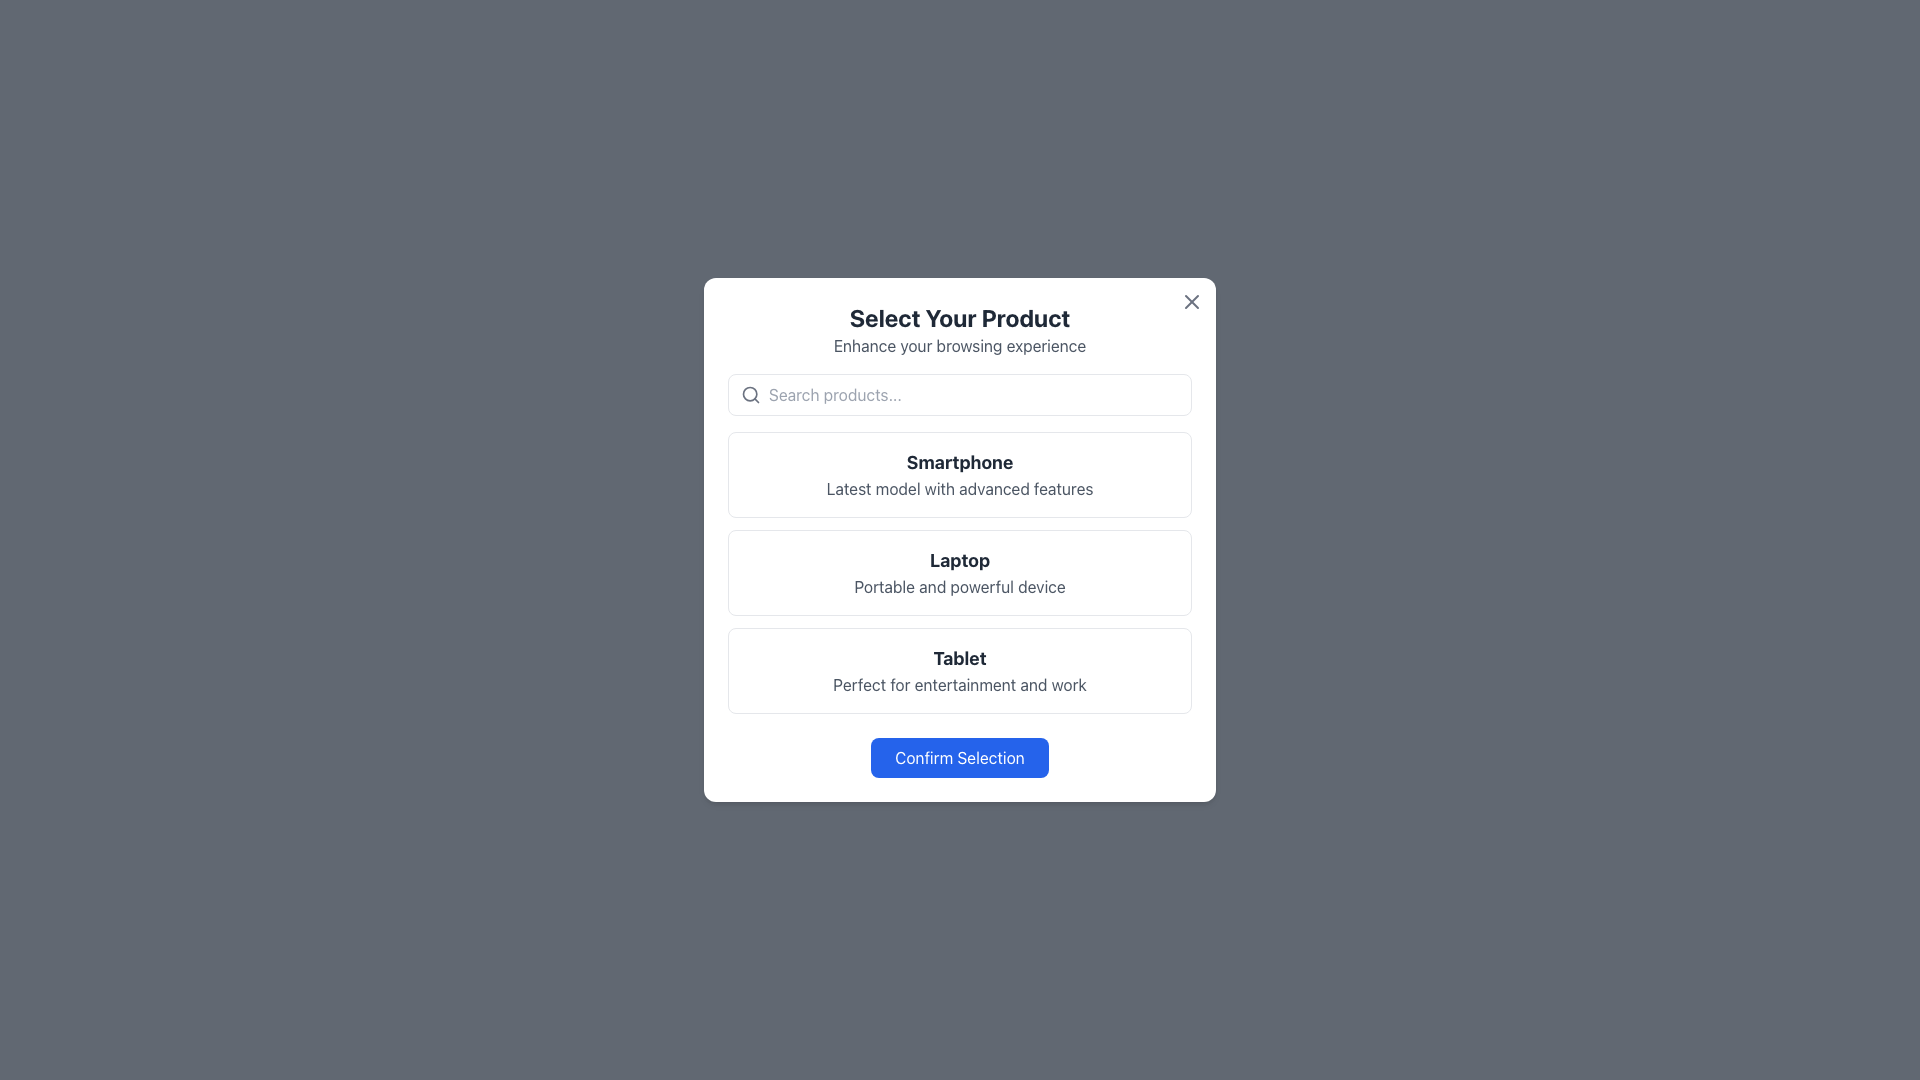 This screenshot has height=1080, width=1920. I want to click on the search icon located within a bordered, rounded rectangle to the left of the 'Search products...' text input field to initiate a search, so click(749, 394).